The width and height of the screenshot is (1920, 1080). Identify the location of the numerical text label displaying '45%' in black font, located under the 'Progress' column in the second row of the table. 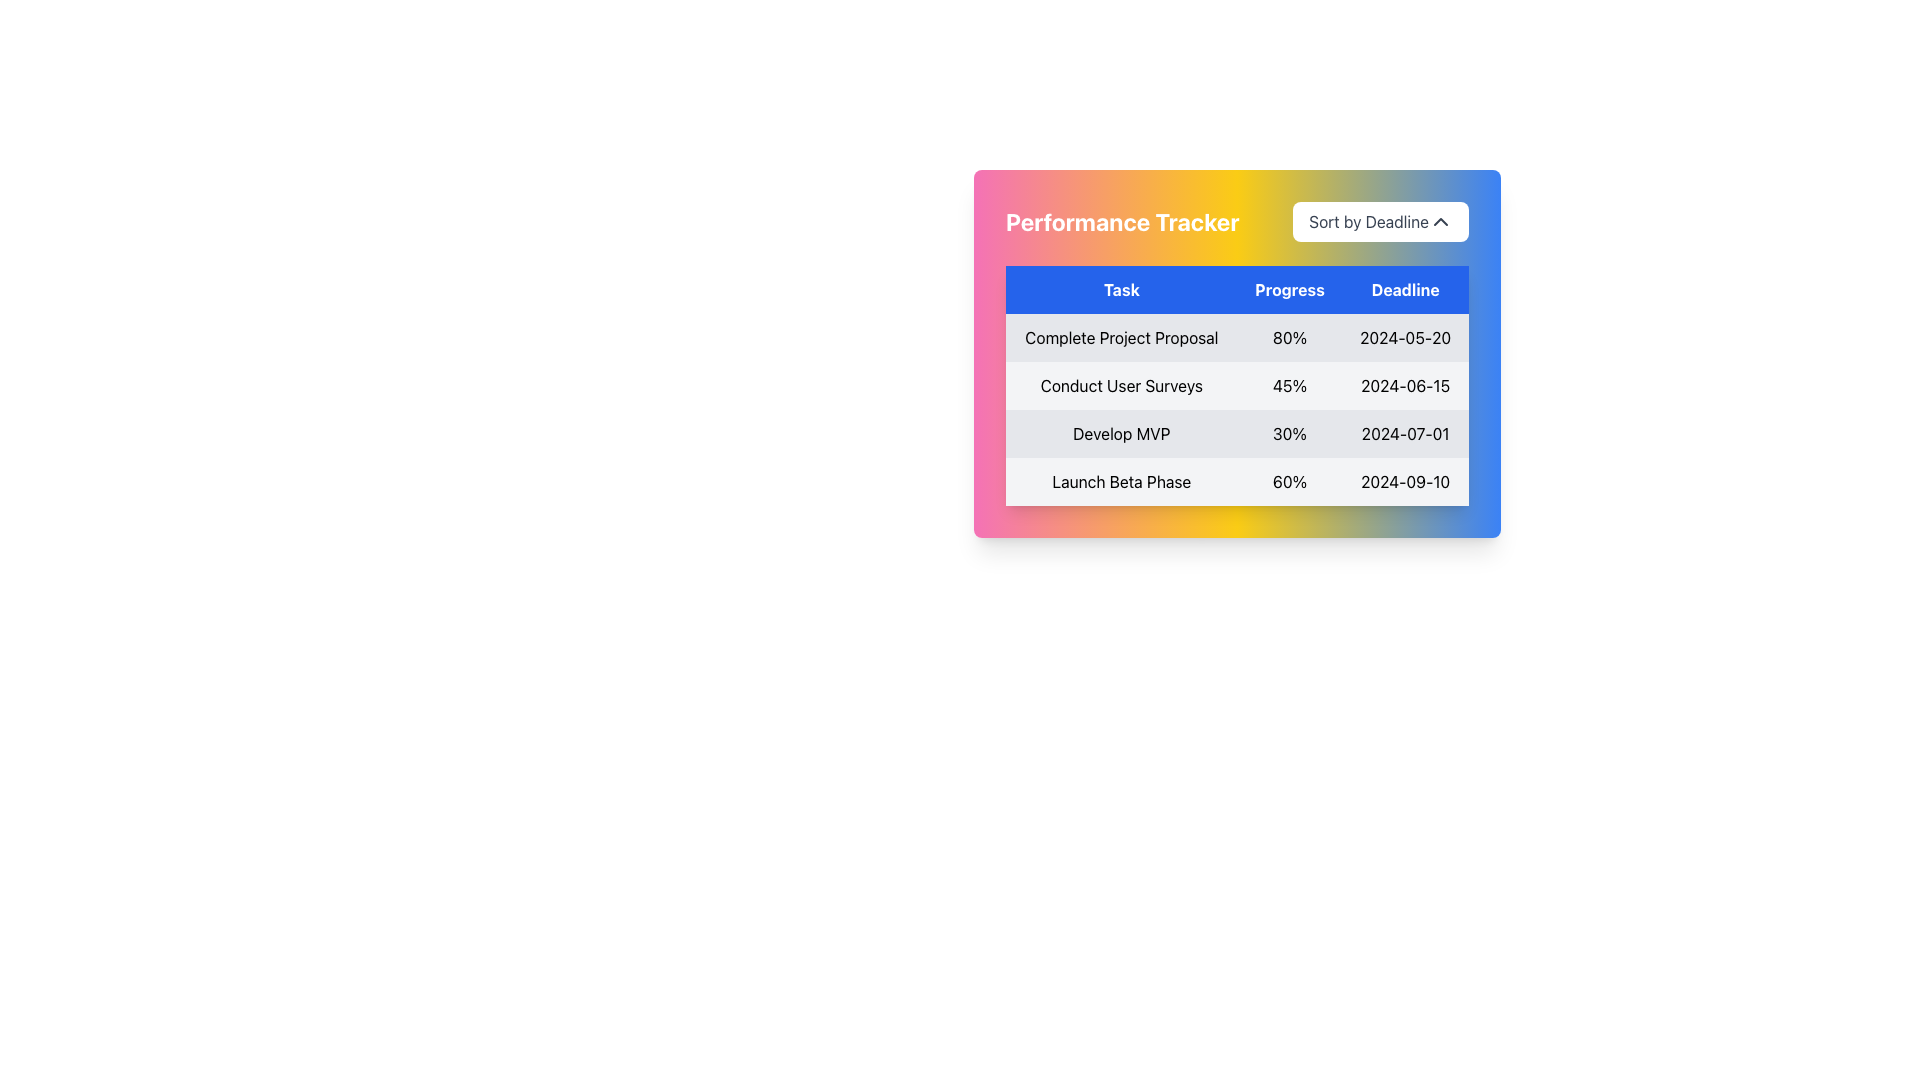
(1290, 385).